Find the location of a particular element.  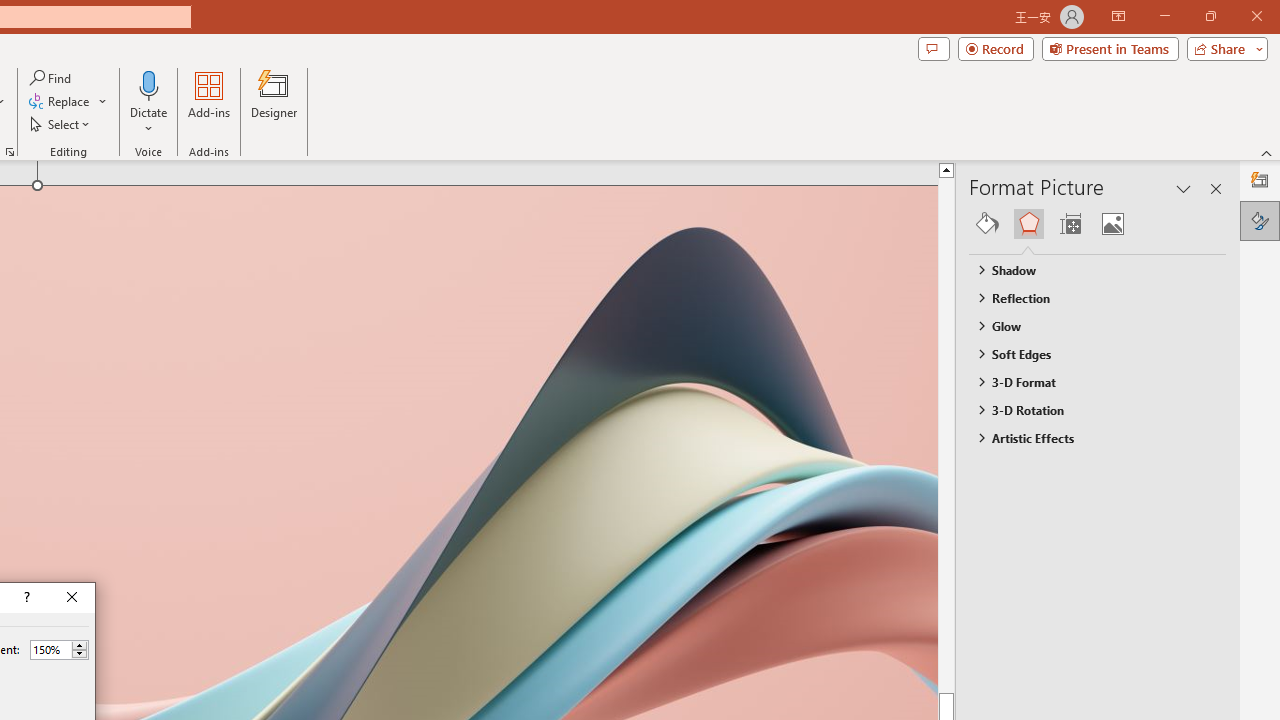

'Percent' is located at coordinates (50, 649).